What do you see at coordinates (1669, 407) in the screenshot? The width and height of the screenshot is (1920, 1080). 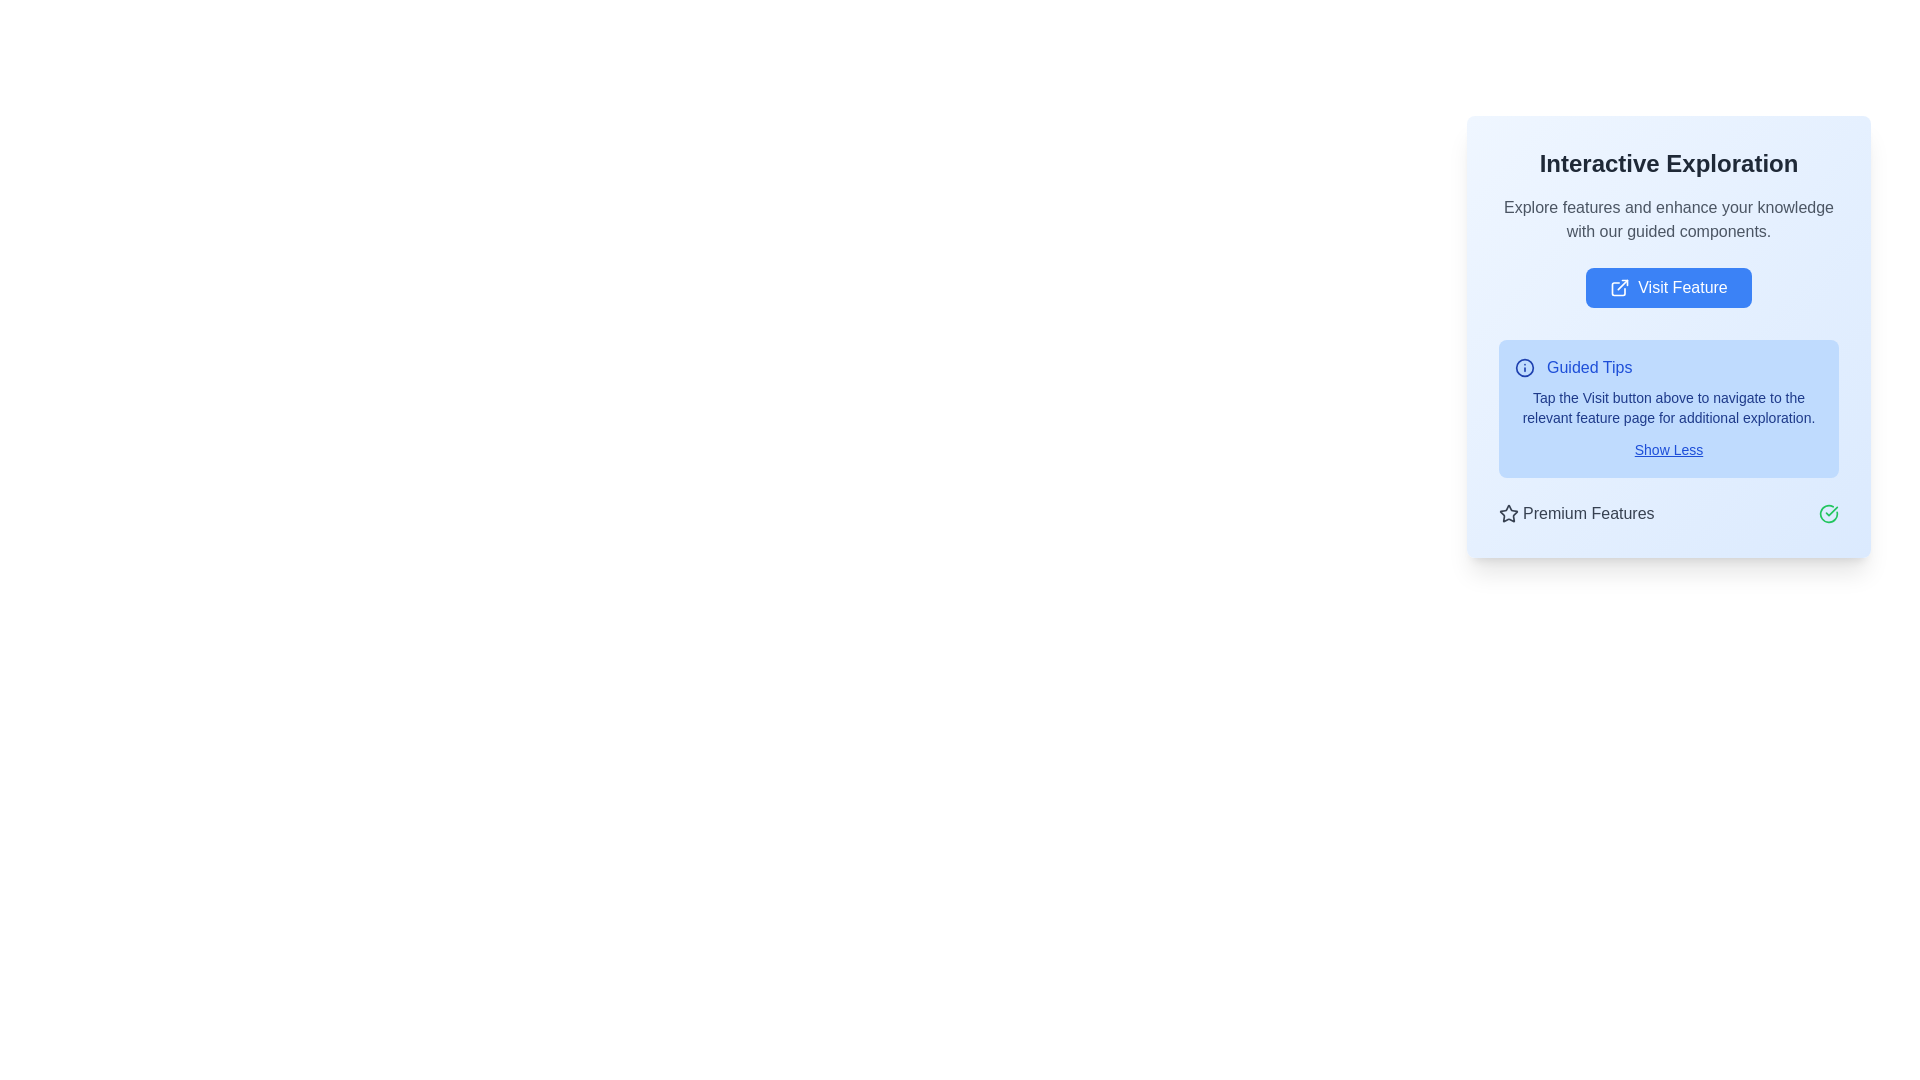 I see `text element that is styled in blue and instructs to 'Tap the Visit button above to navigate to the relevant feature page for additional exploration.' This text is located within the 'Guided Tips' section, below the heading and above the 'Show Less' clickable text` at bounding box center [1669, 407].